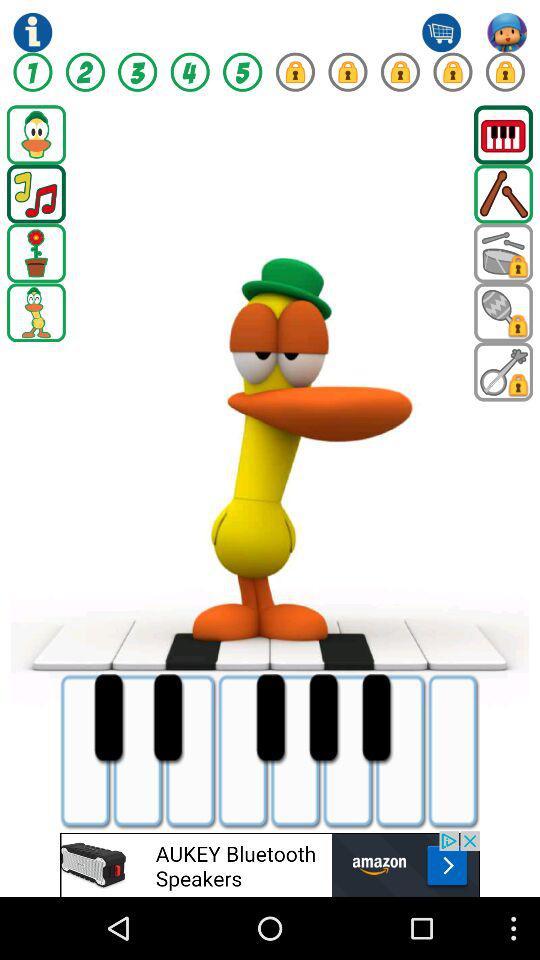  Describe the element at coordinates (84, 72) in the screenshot. I see `level 2` at that location.